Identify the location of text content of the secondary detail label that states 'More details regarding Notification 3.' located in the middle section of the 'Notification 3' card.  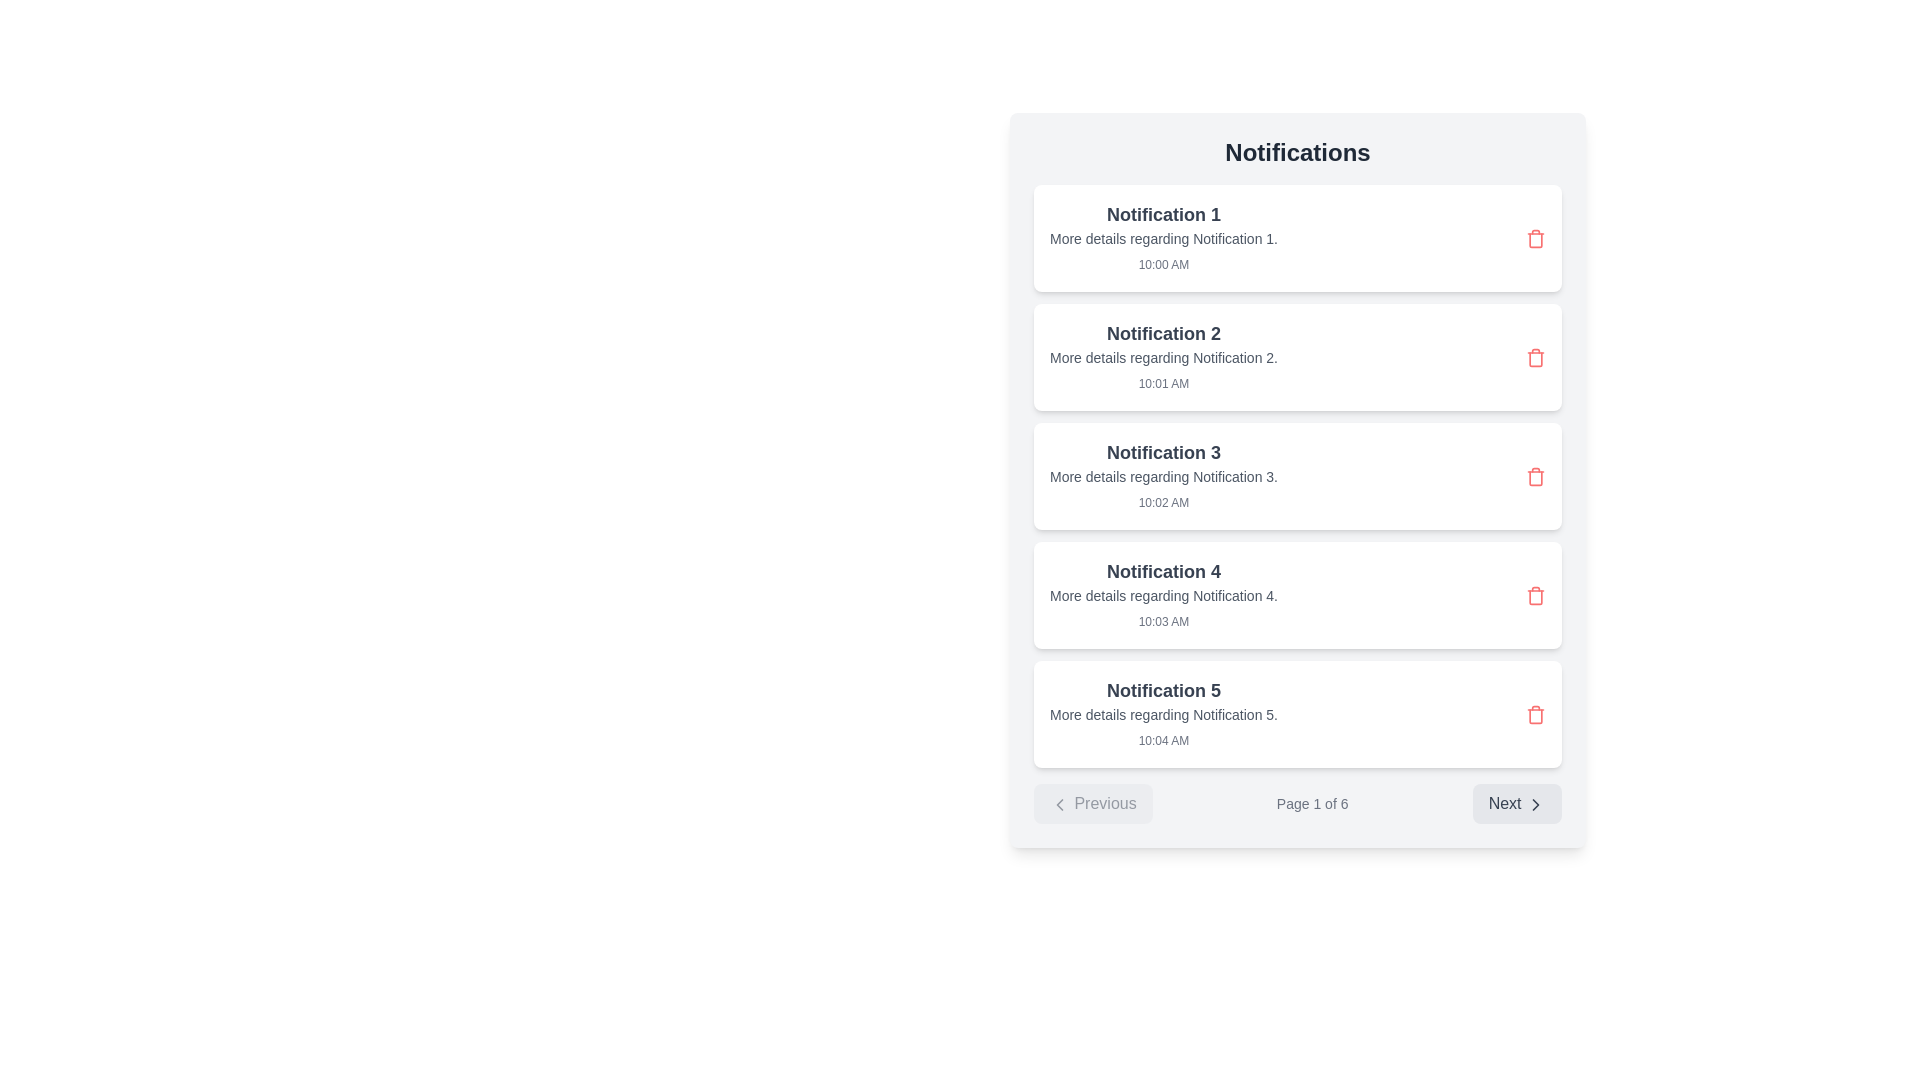
(1164, 477).